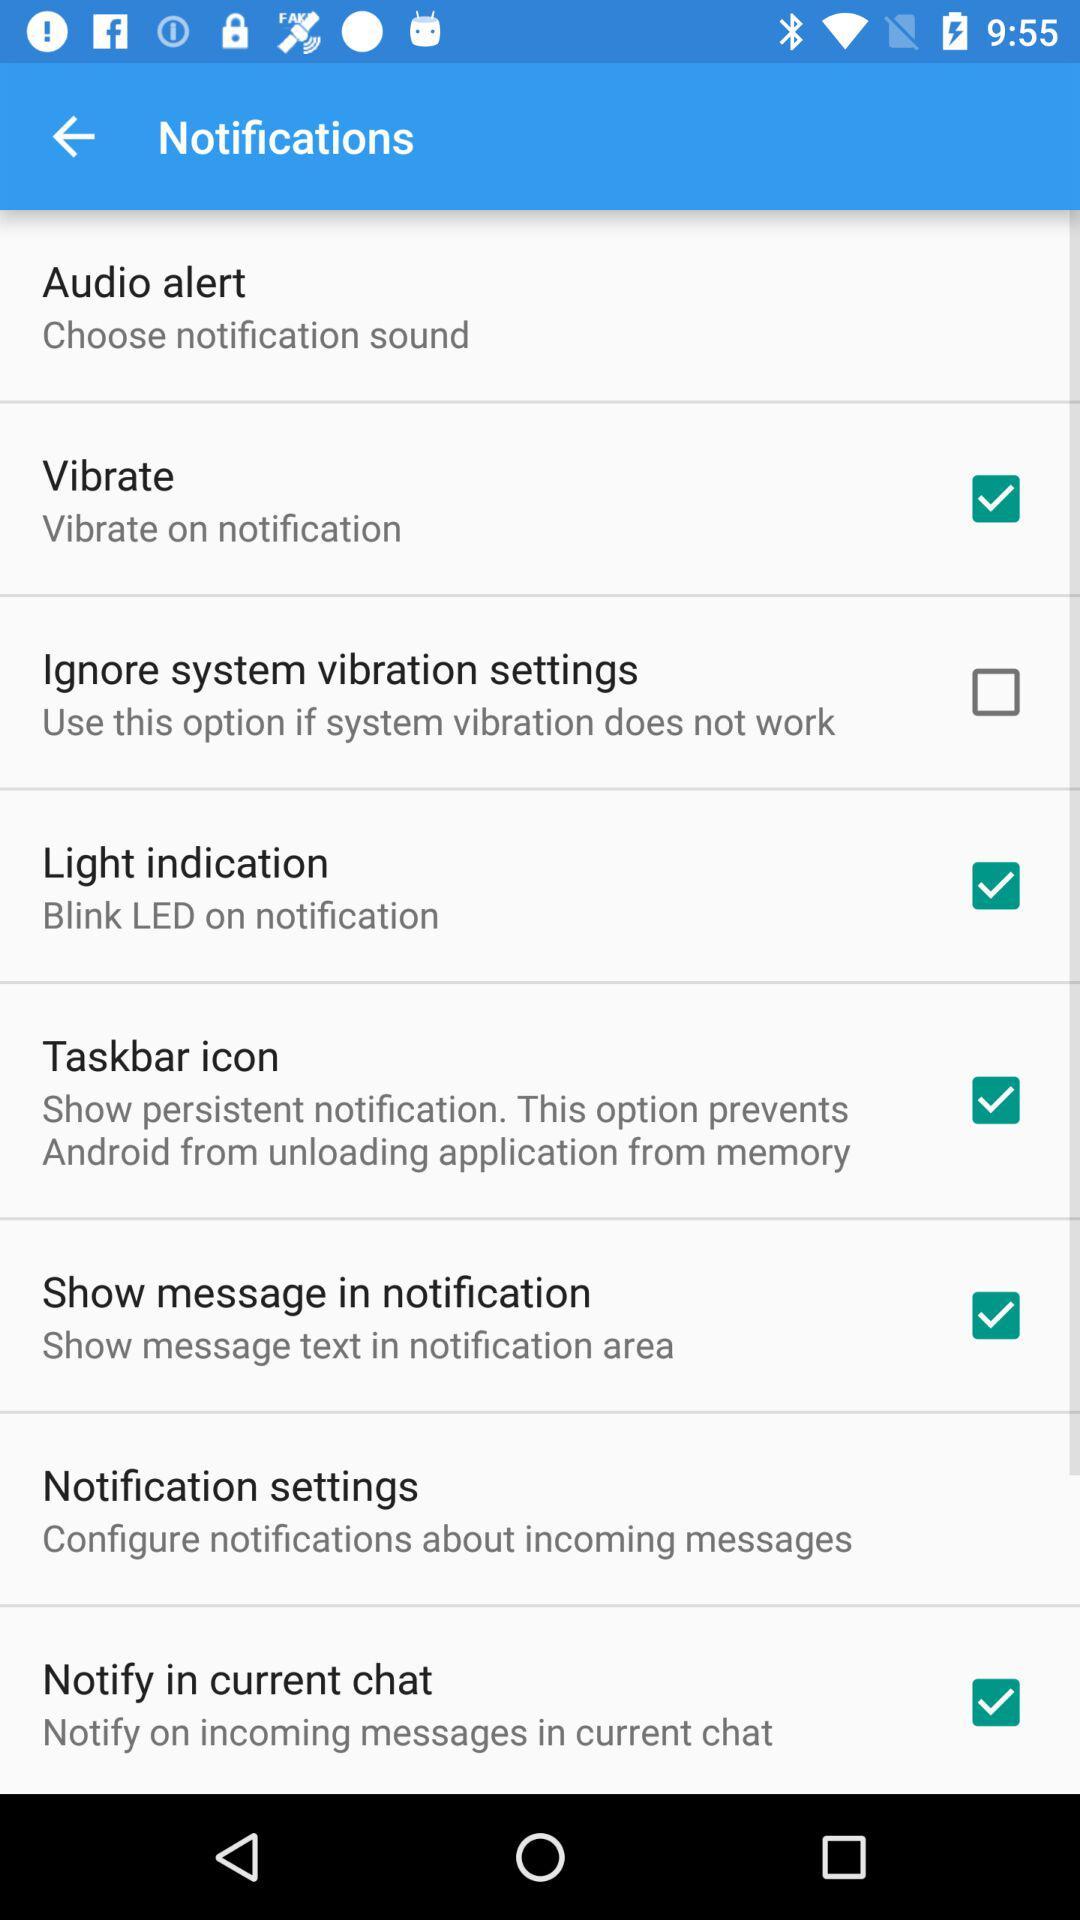  What do you see at coordinates (142, 279) in the screenshot?
I see `item above choose notification sound item` at bounding box center [142, 279].